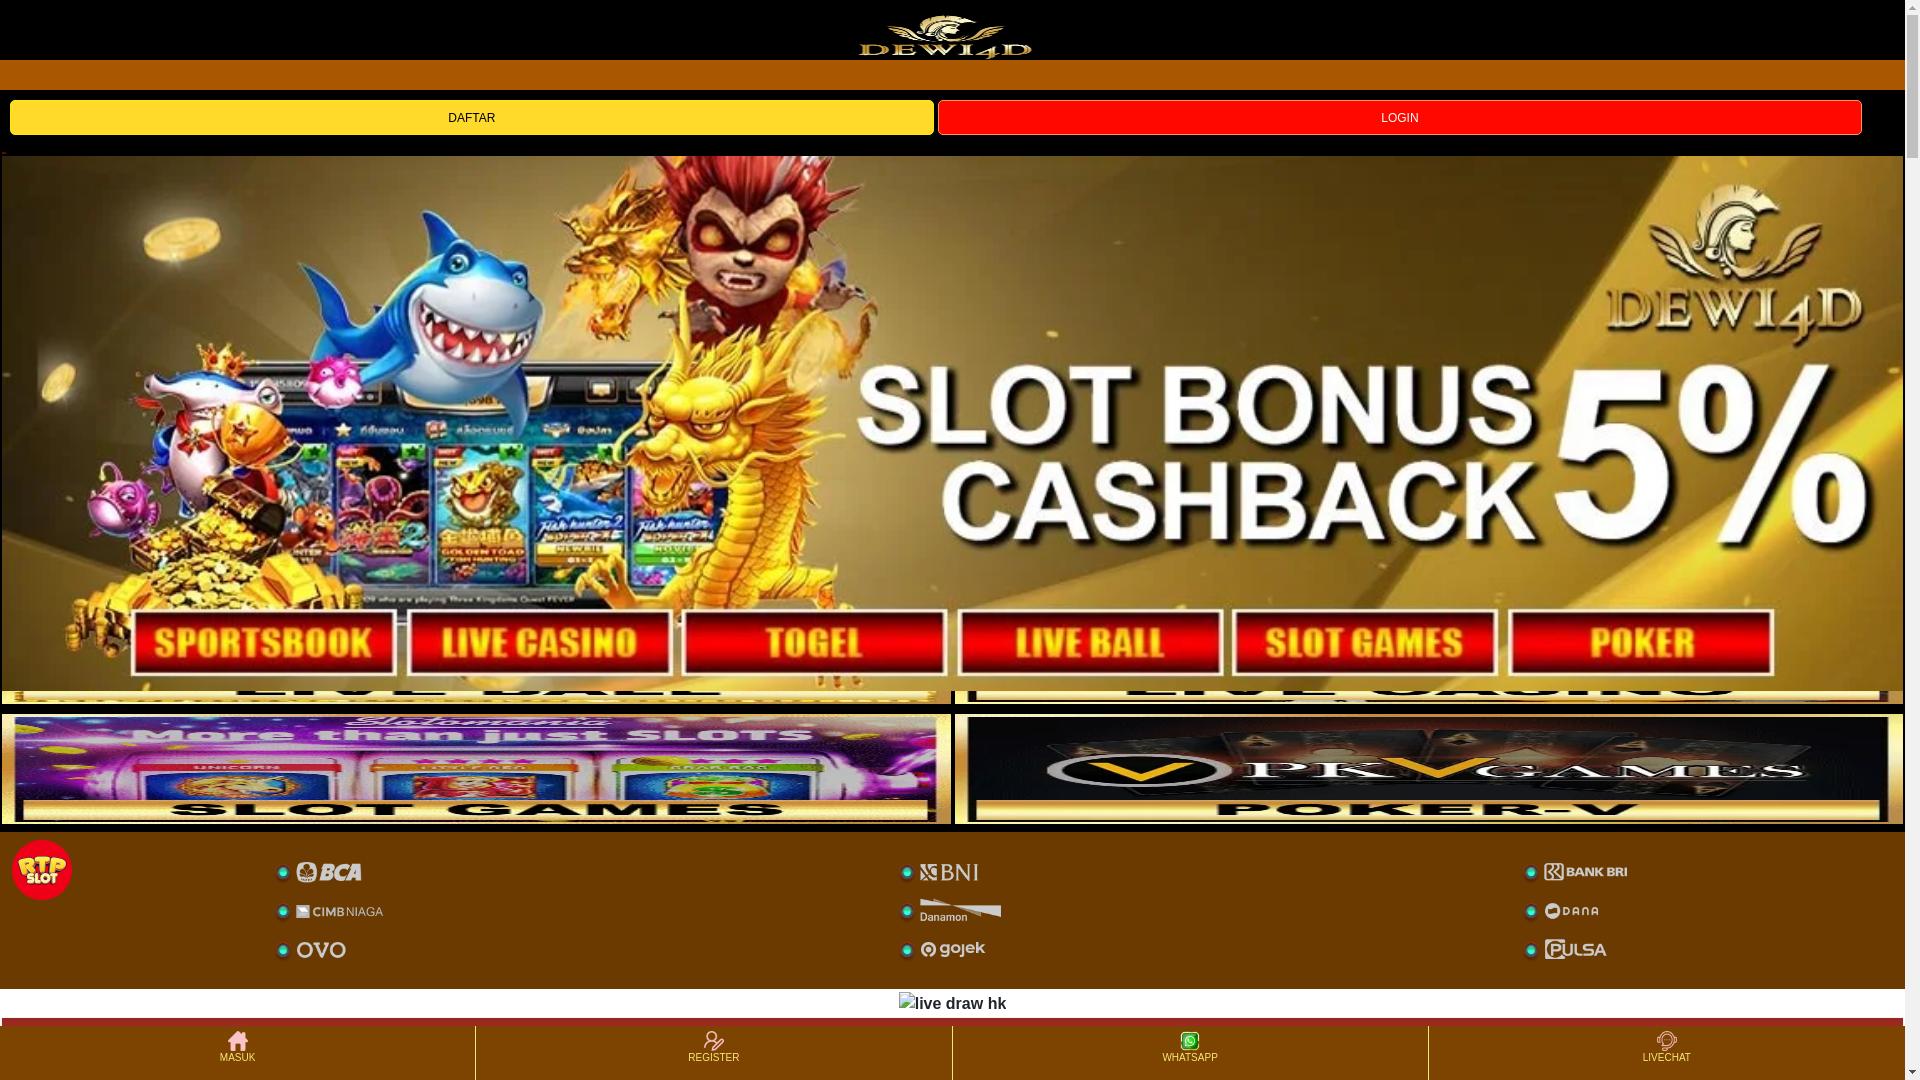 Image resolution: width=1920 pixels, height=1080 pixels. What do you see at coordinates (1399, 116) in the screenshot?
I see `'LOGIN'` at bounding box center [1399, 116].